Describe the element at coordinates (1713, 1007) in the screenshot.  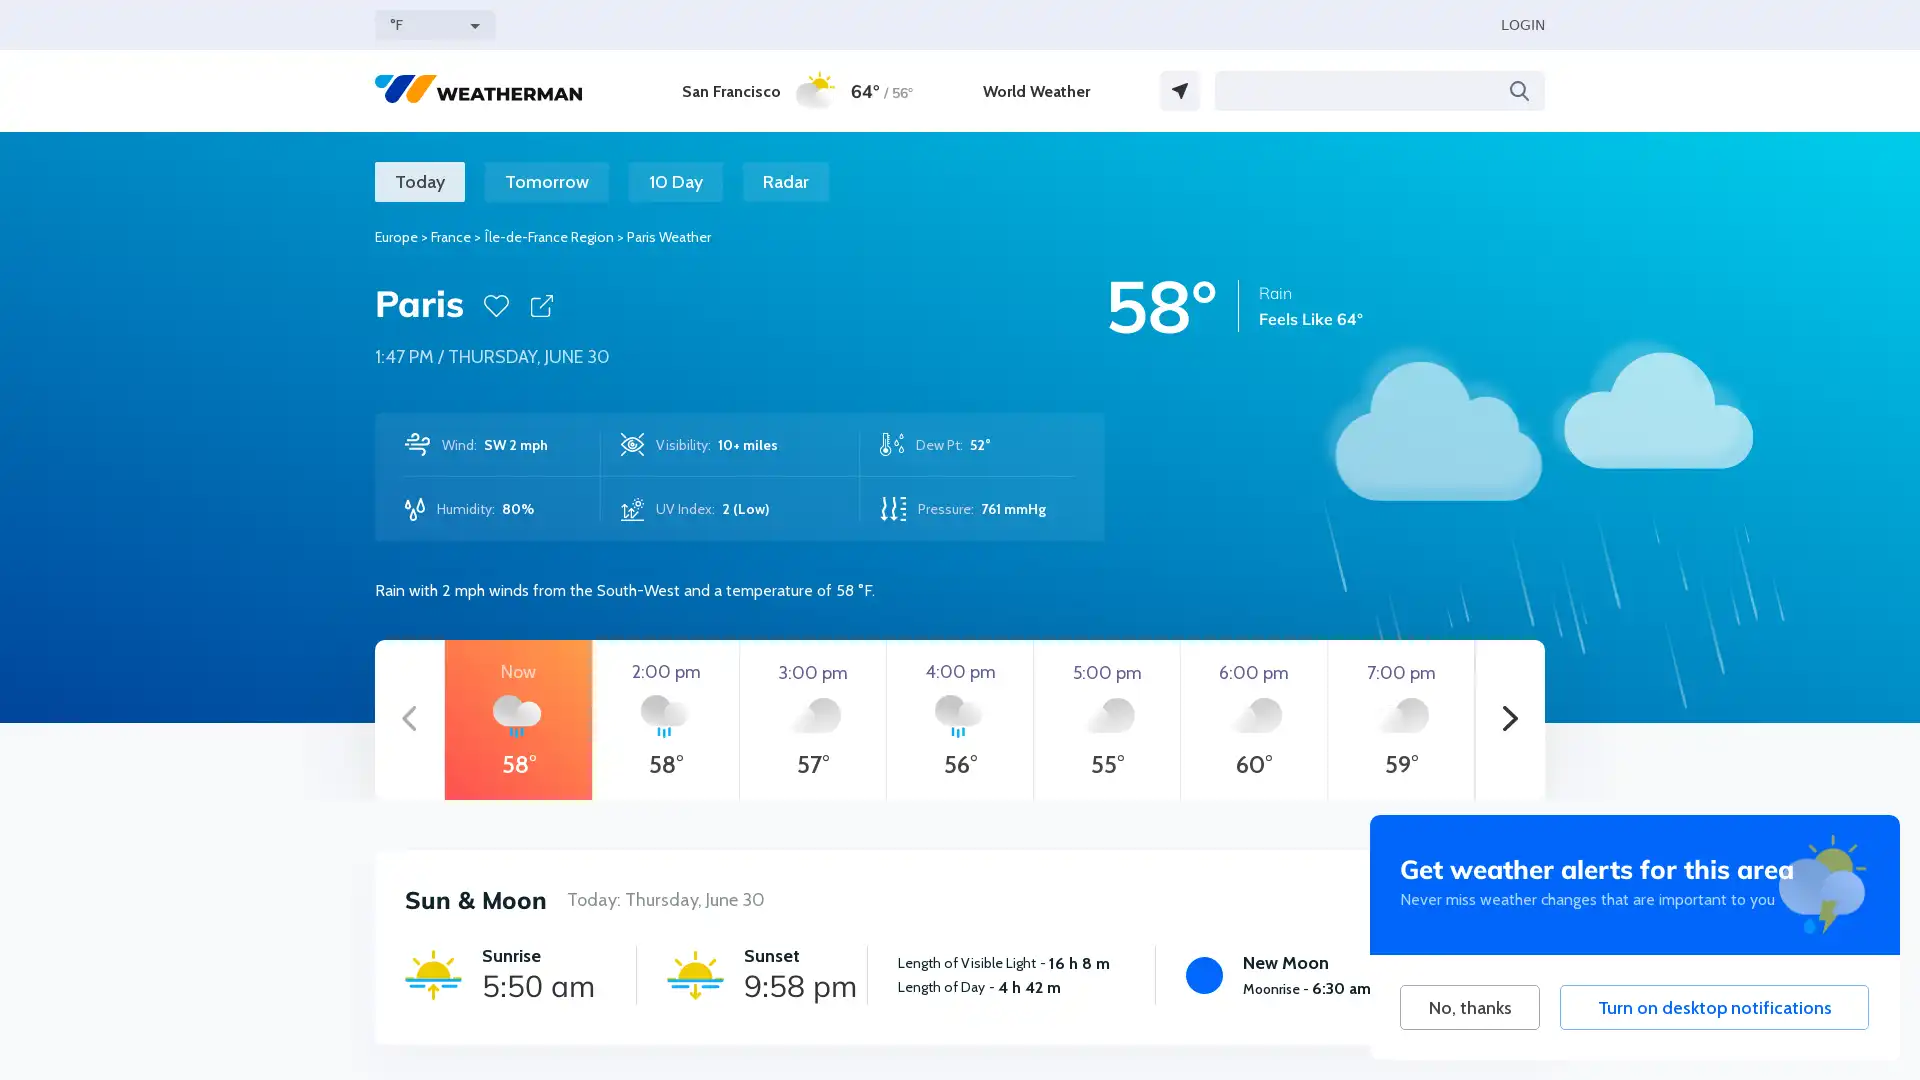
I see `Turn on desktop notifications` at that location.